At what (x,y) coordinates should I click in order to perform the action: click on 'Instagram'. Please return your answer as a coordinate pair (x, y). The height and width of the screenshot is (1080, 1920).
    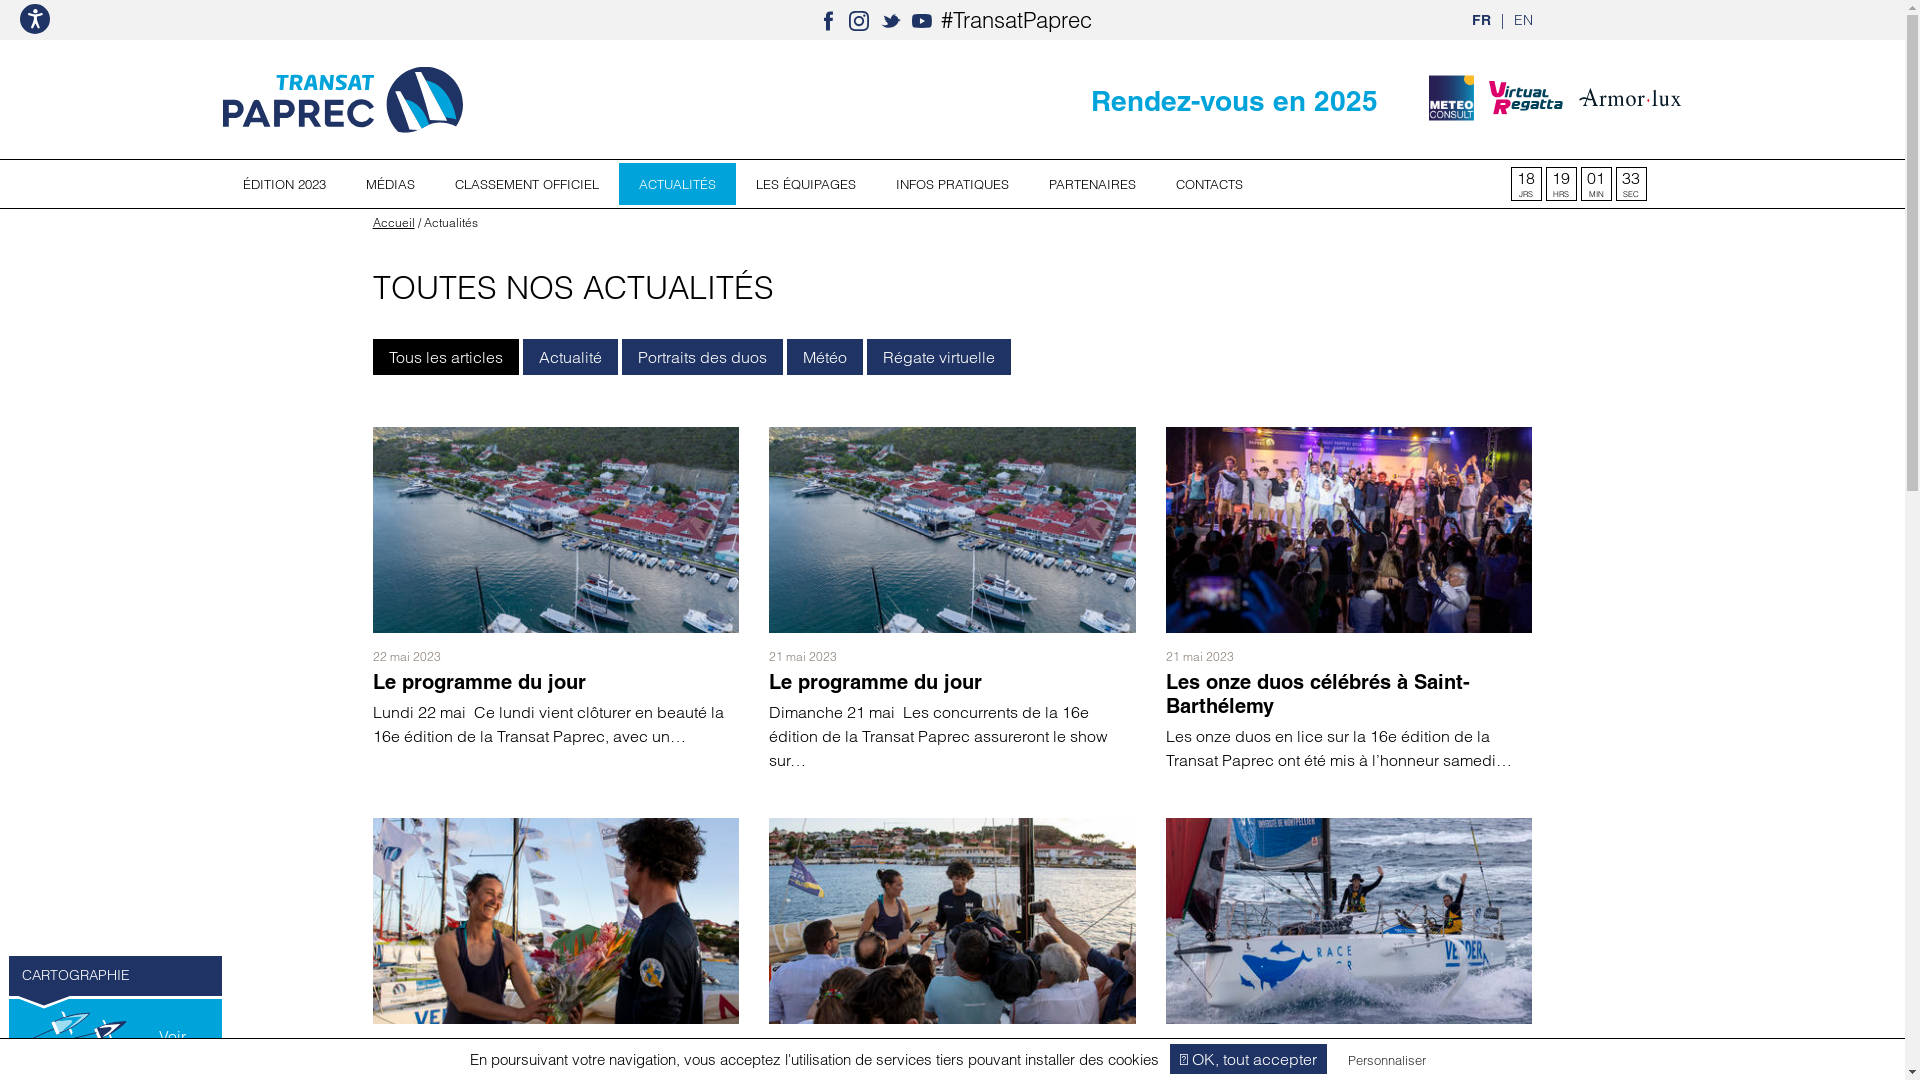
    Looking at the image, I should click on (859, 19).